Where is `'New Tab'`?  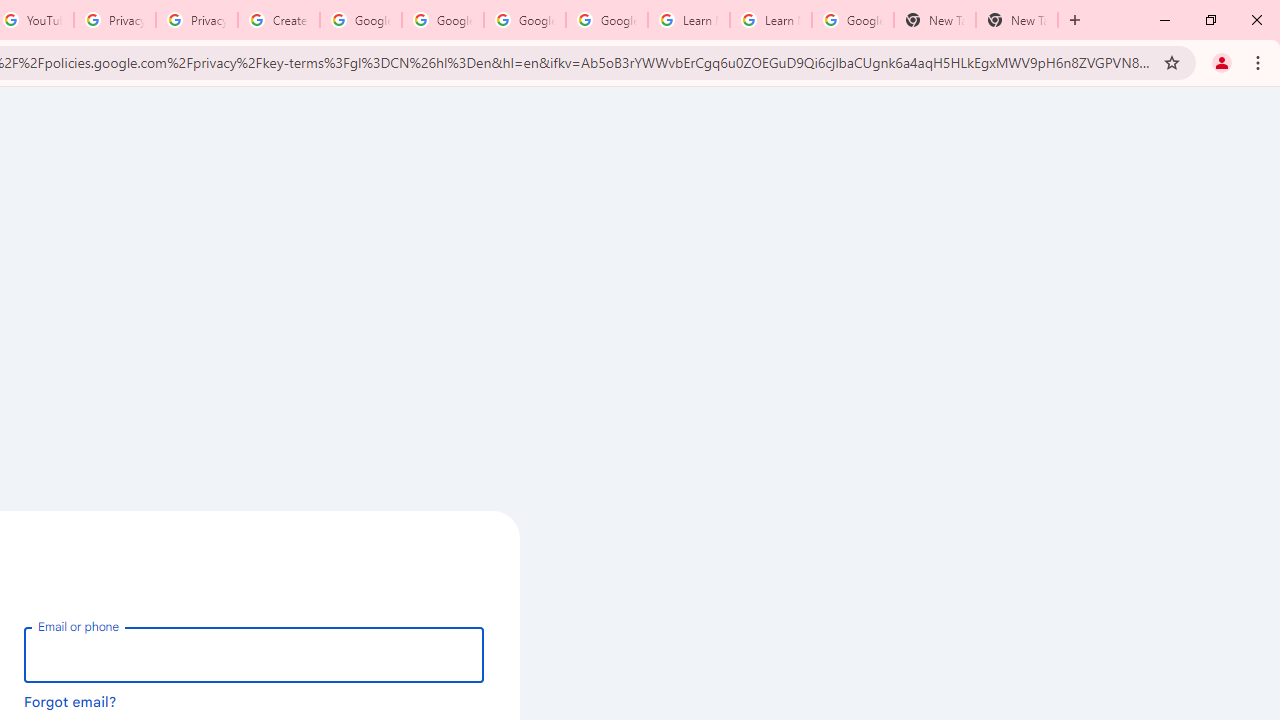 'New Tab' is located at coordinates (1016, 20).